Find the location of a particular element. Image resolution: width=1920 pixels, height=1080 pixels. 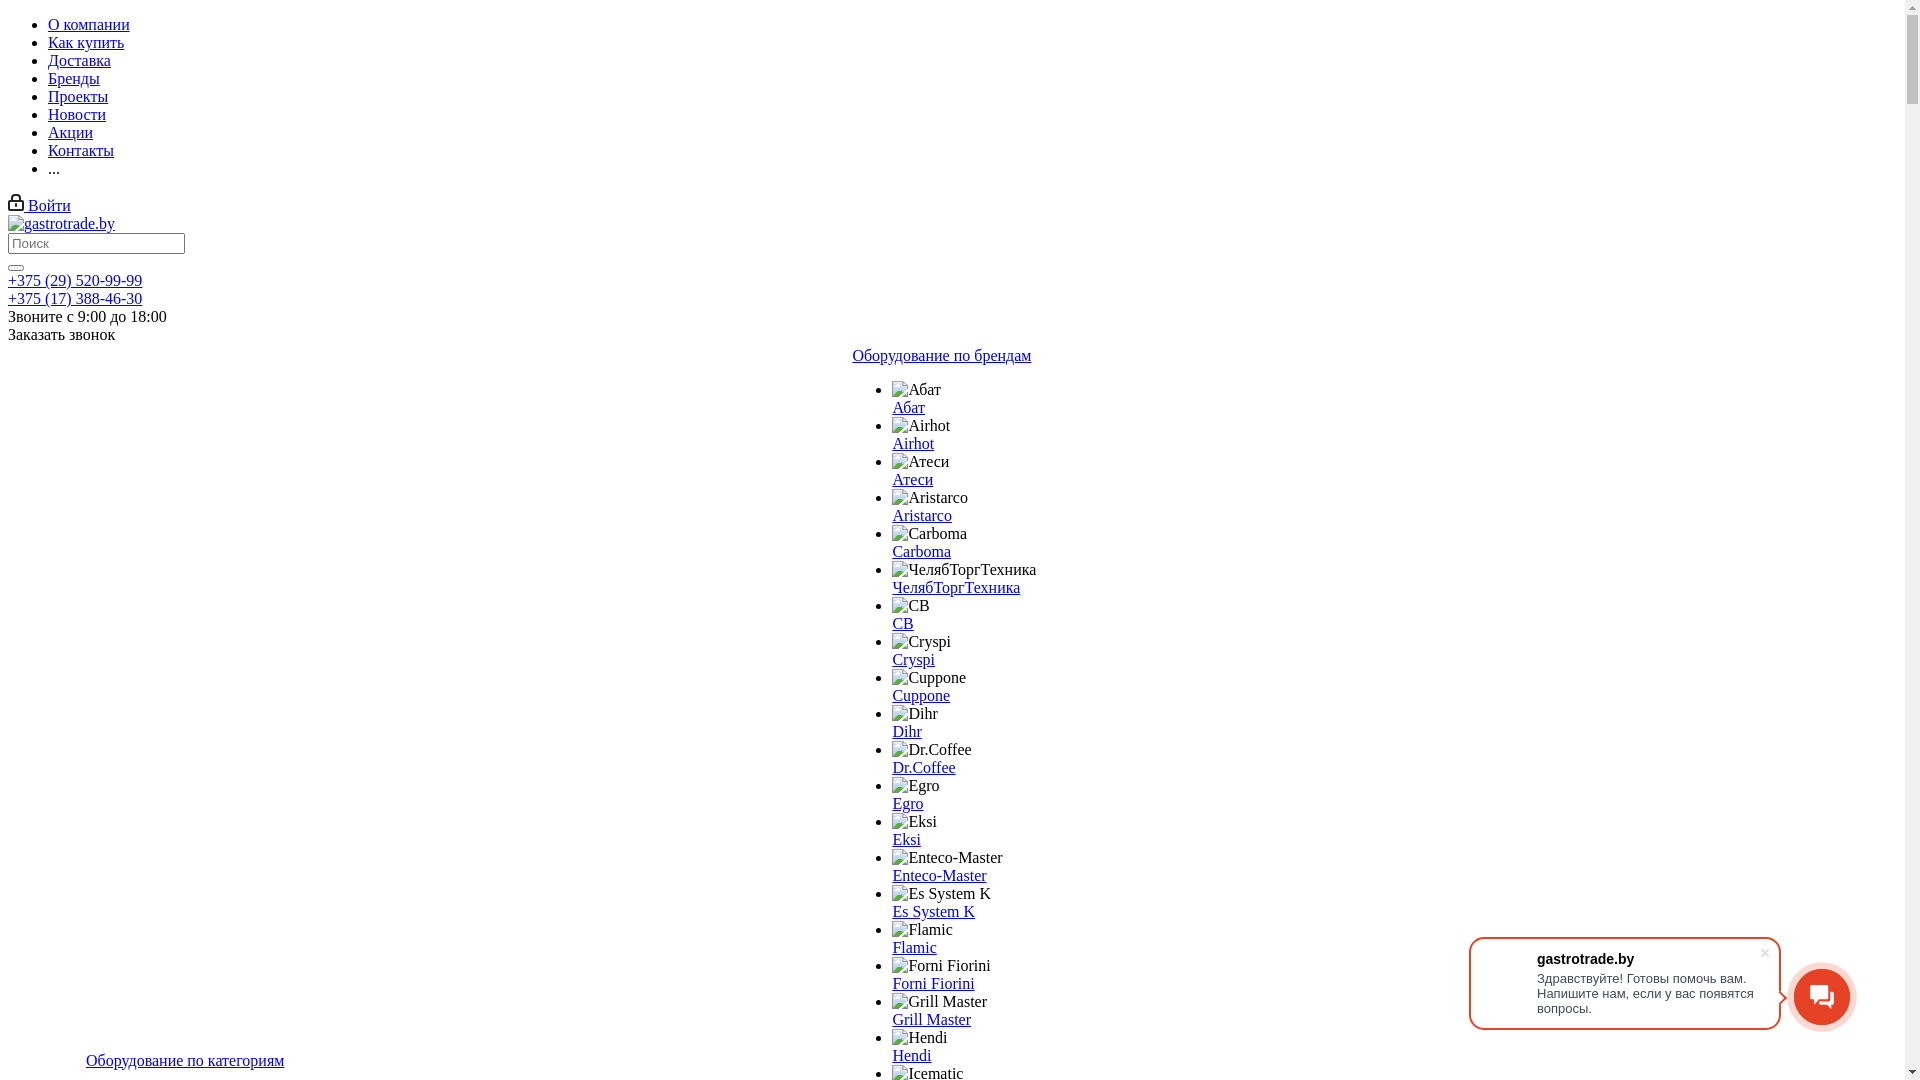

'Hendi' is located at coordinates (910, 1054).